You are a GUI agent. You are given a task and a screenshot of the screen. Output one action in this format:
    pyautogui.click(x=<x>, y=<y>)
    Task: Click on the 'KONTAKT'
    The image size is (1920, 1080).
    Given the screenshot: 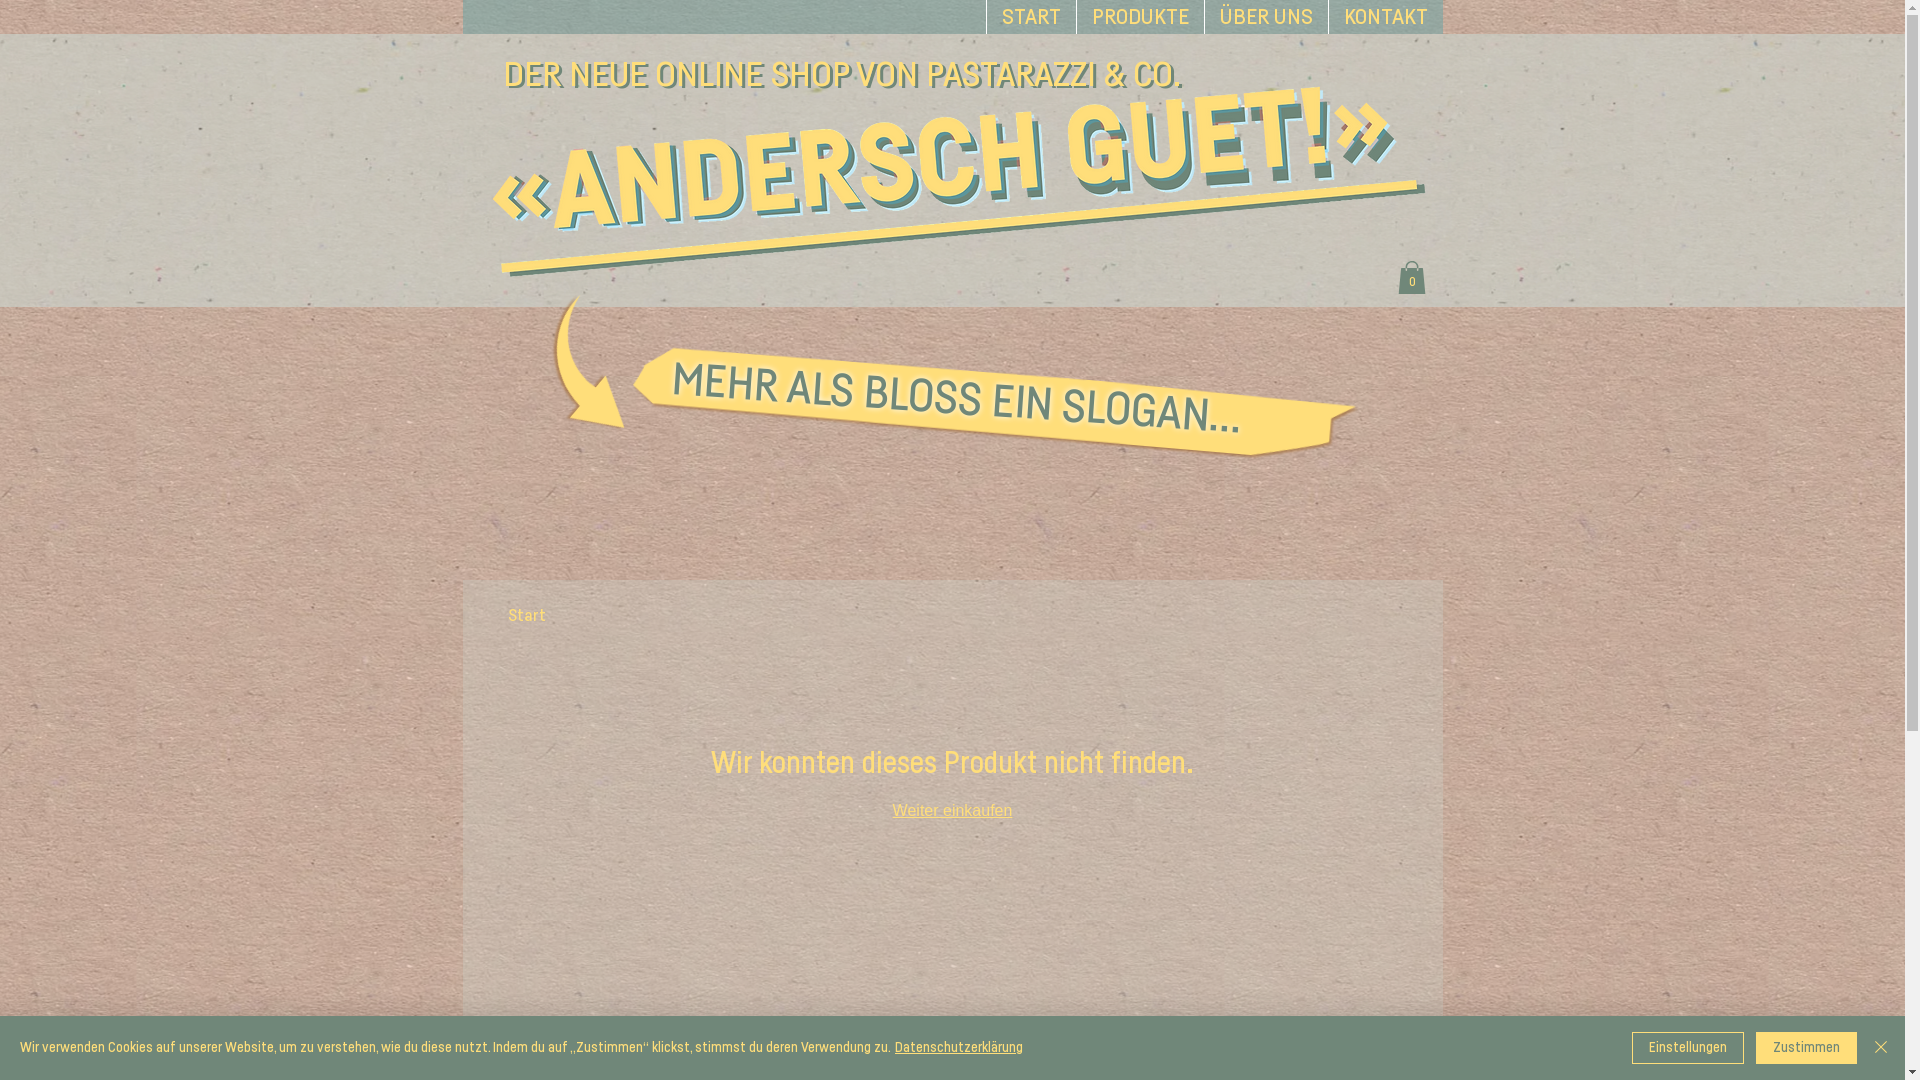 What is the action you would take?
    pyautogui.click(x=1384, y=16)
    